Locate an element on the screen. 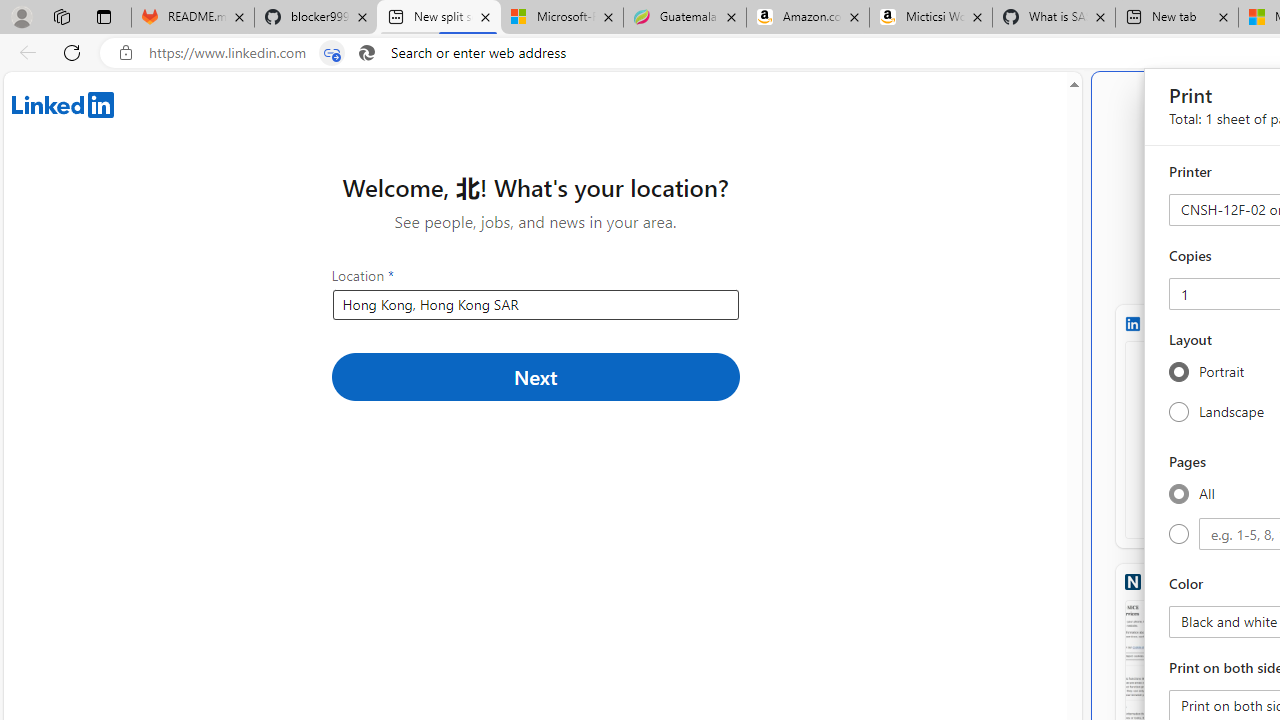 The height and width of the screenshot is (720, 1280). 'Custom' is located at coordinates (1178, 533).